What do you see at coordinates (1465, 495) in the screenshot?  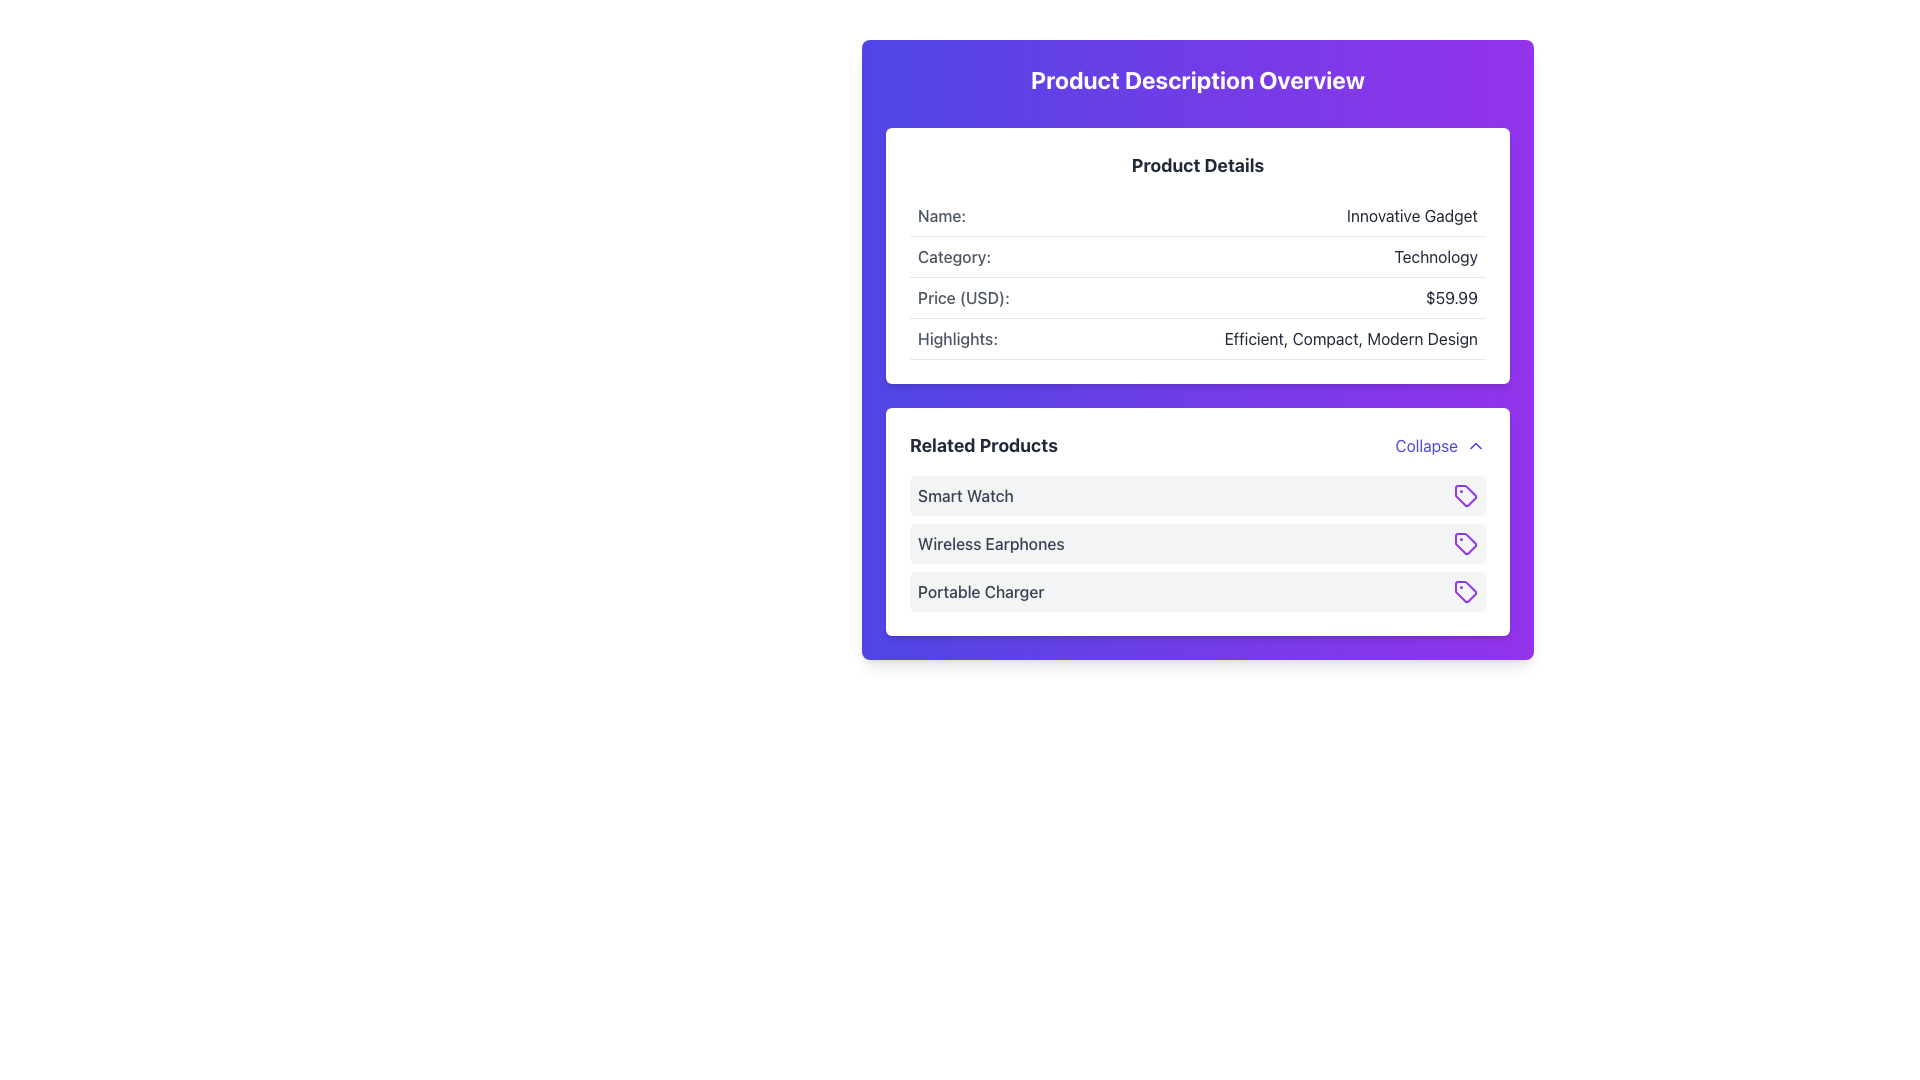 I see `the purple tag icon with a circular cutout located at the right end of the 'Smart Watch' list item in the 'Related Products' section` at bounding box center [1465, 495].